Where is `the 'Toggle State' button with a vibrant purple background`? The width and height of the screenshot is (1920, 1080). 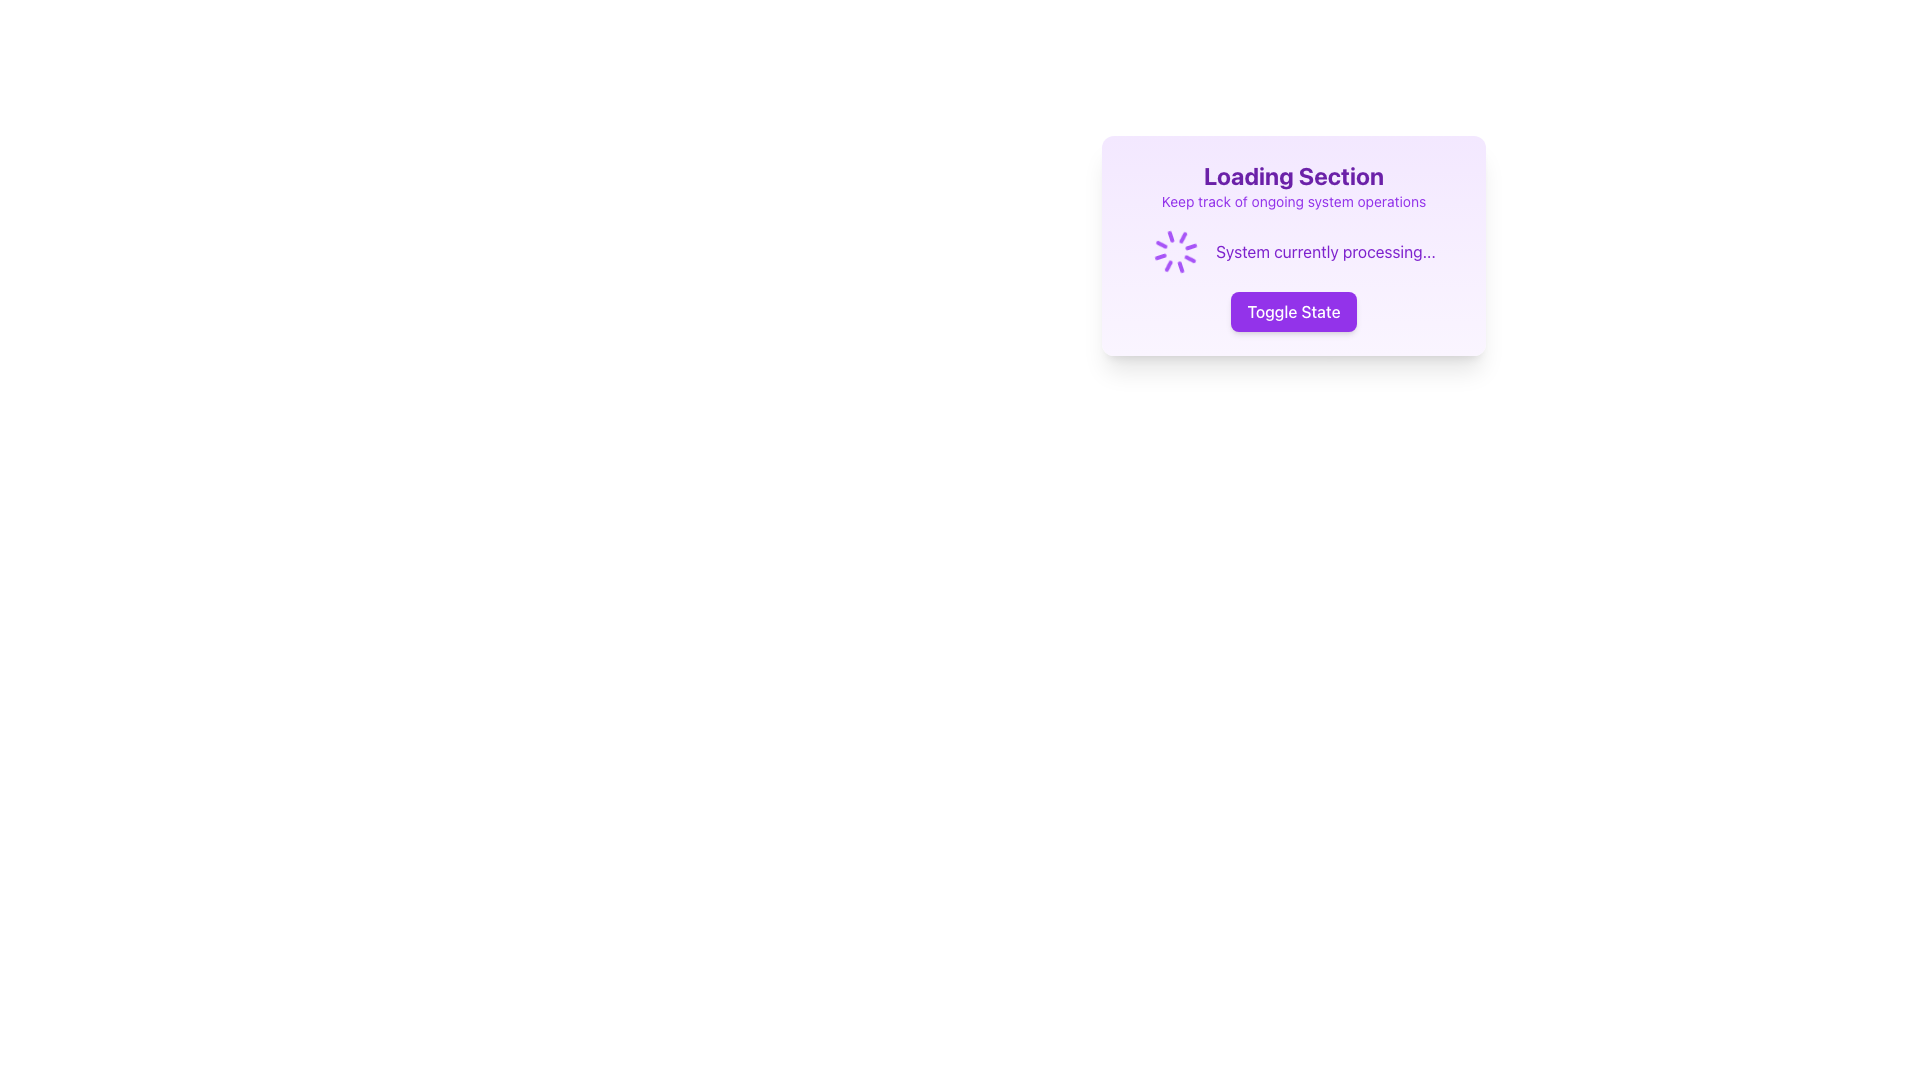
the 'Toggle State' button with a vibrant purple background is located at coordinates (1294, 312).